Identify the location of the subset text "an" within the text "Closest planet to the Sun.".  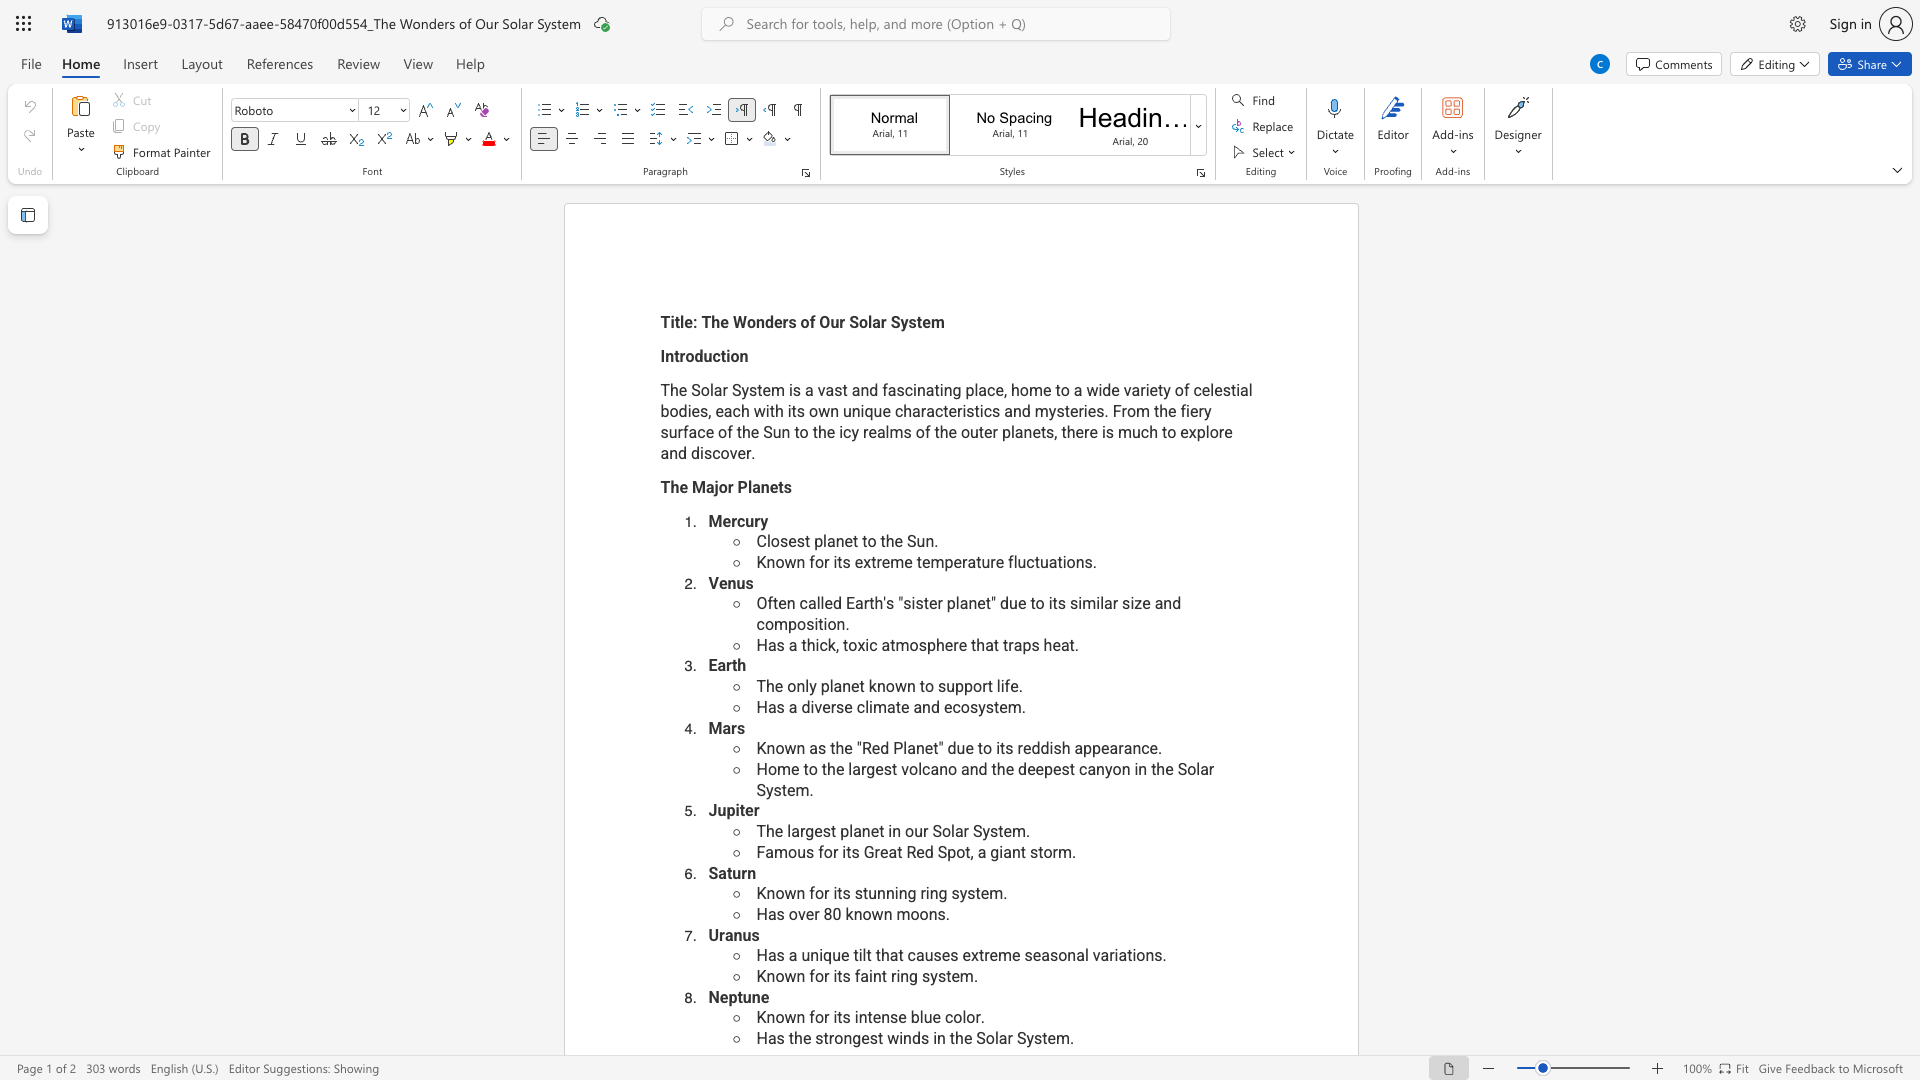
(826, 541).